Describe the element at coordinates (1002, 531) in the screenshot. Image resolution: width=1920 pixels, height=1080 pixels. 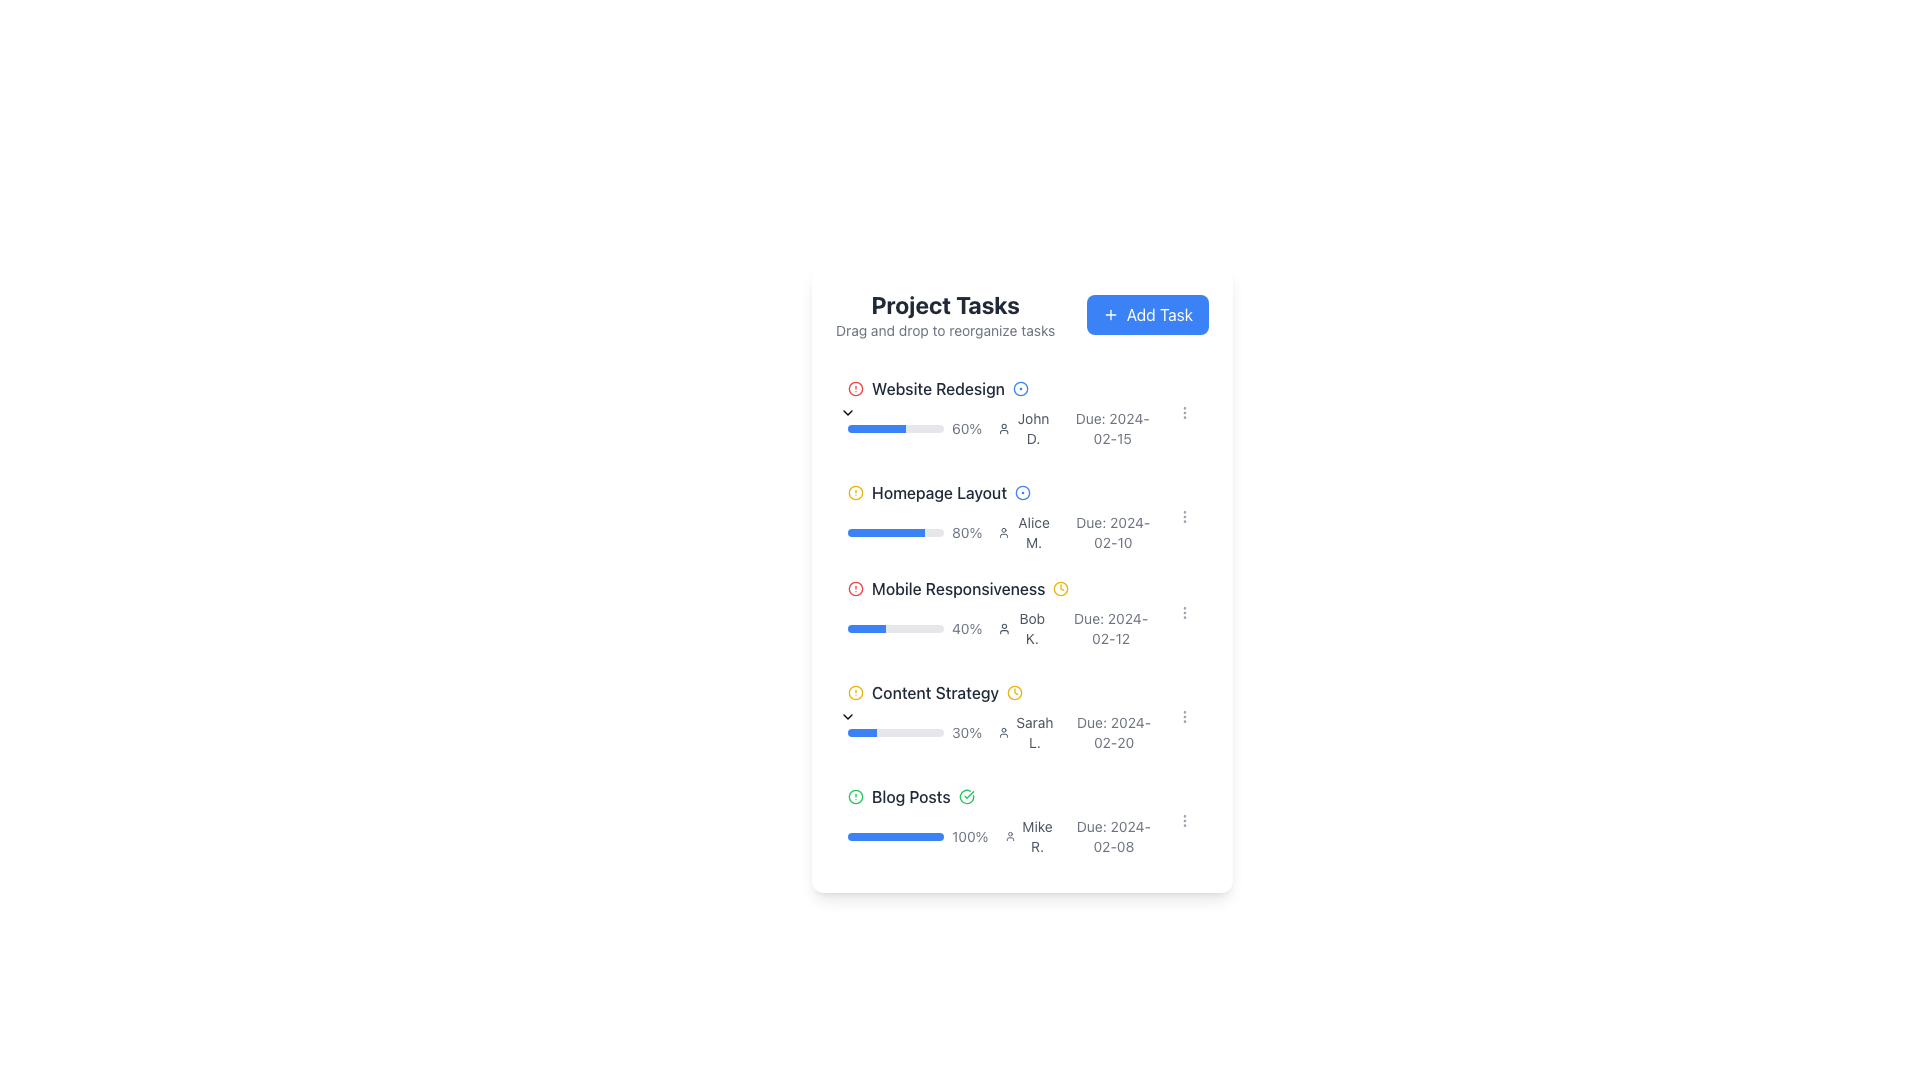
I see `the user icon located in the Task Summary Row for the 'Homepage Layout' task` at that location.